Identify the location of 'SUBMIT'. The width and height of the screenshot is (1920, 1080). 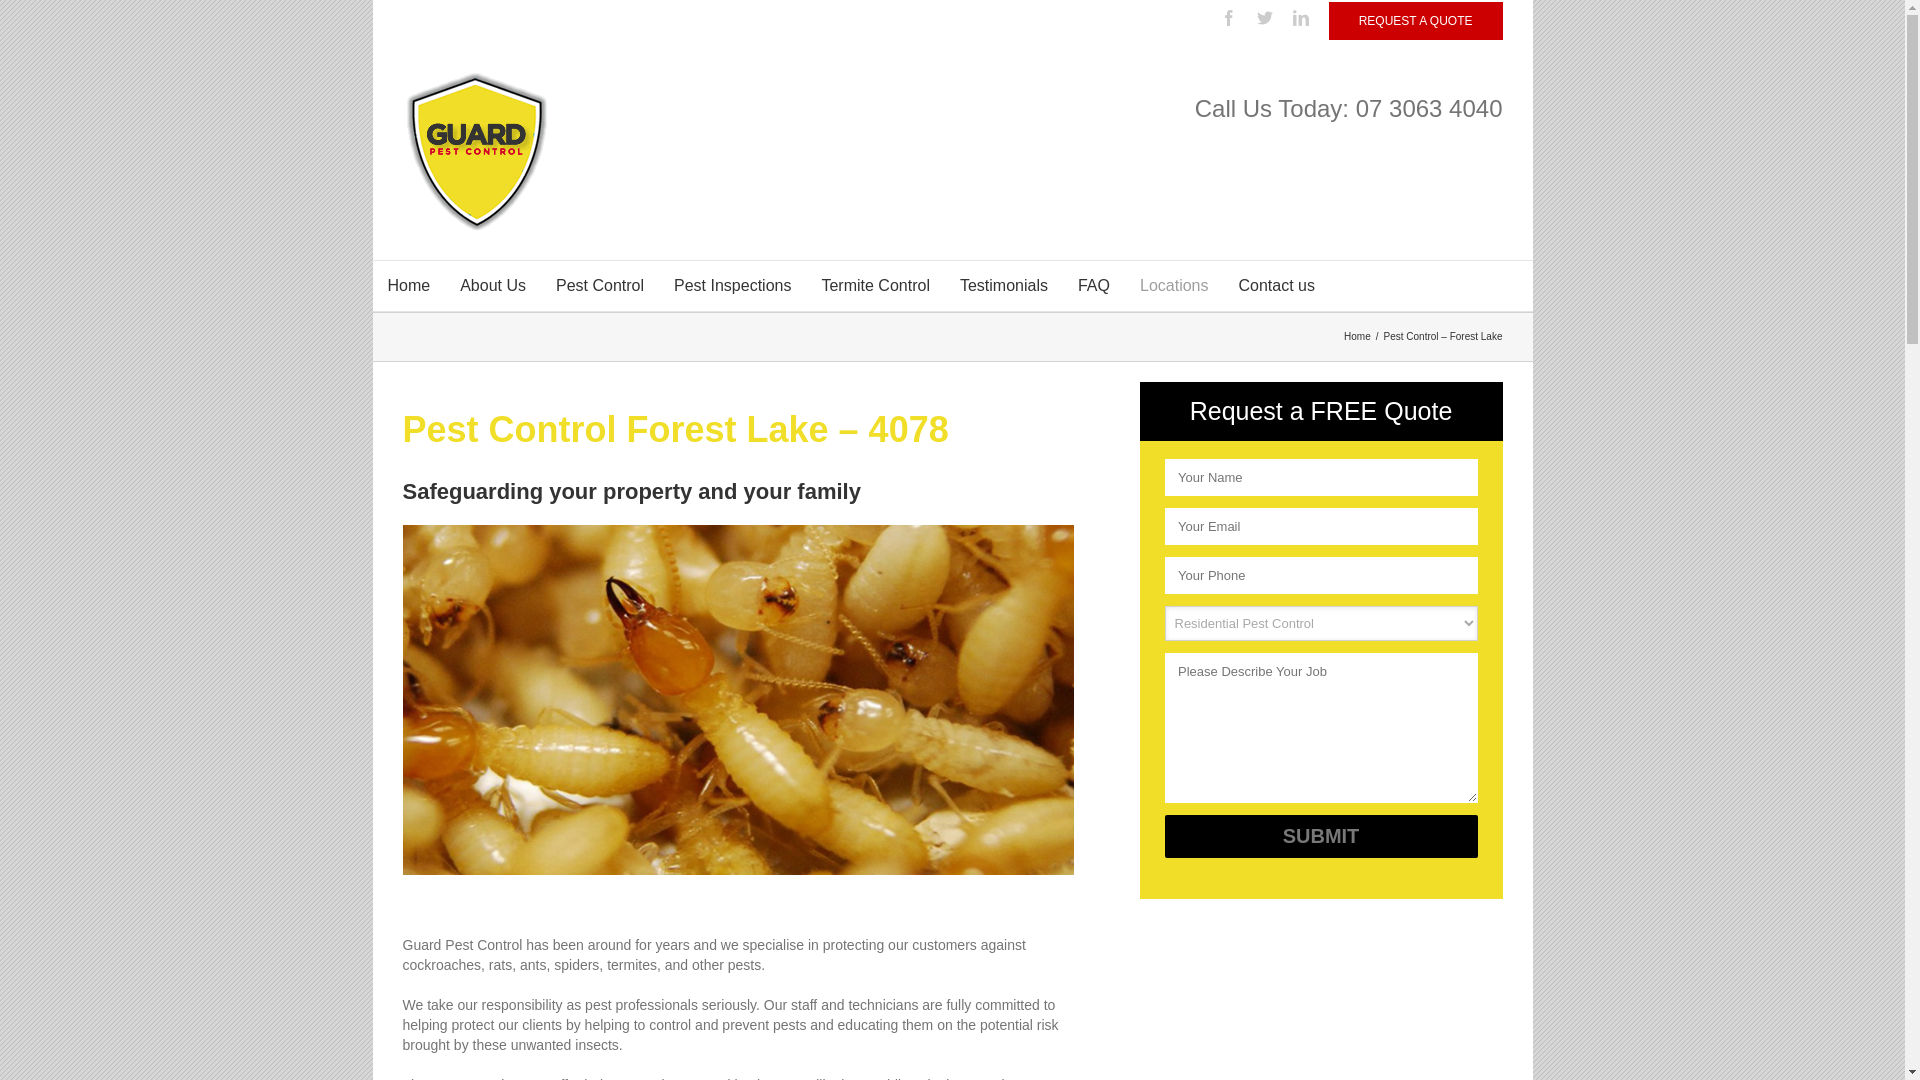
(1320, 836).